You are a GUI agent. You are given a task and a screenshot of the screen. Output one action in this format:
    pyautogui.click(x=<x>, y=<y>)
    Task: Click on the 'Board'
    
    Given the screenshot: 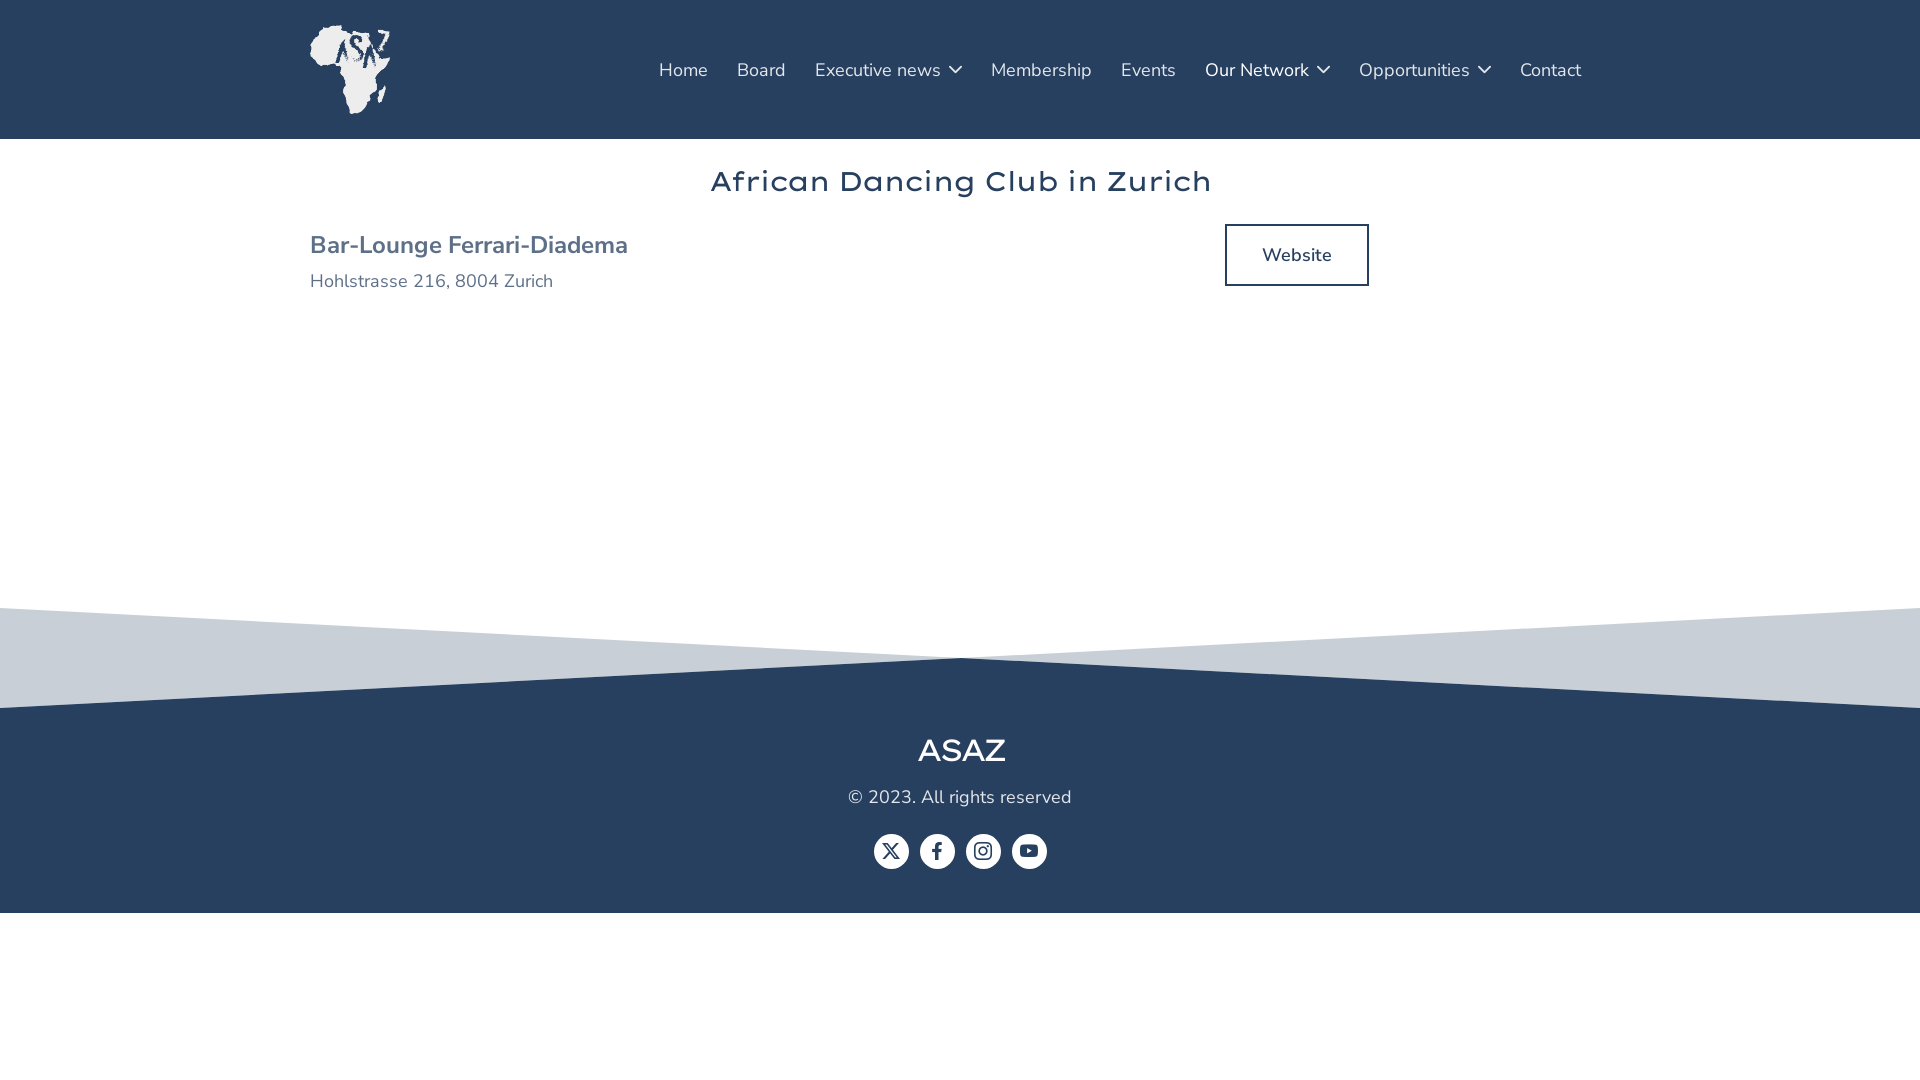 What is the action you would take?
    pyautogui.click(x=760, y=68)
    